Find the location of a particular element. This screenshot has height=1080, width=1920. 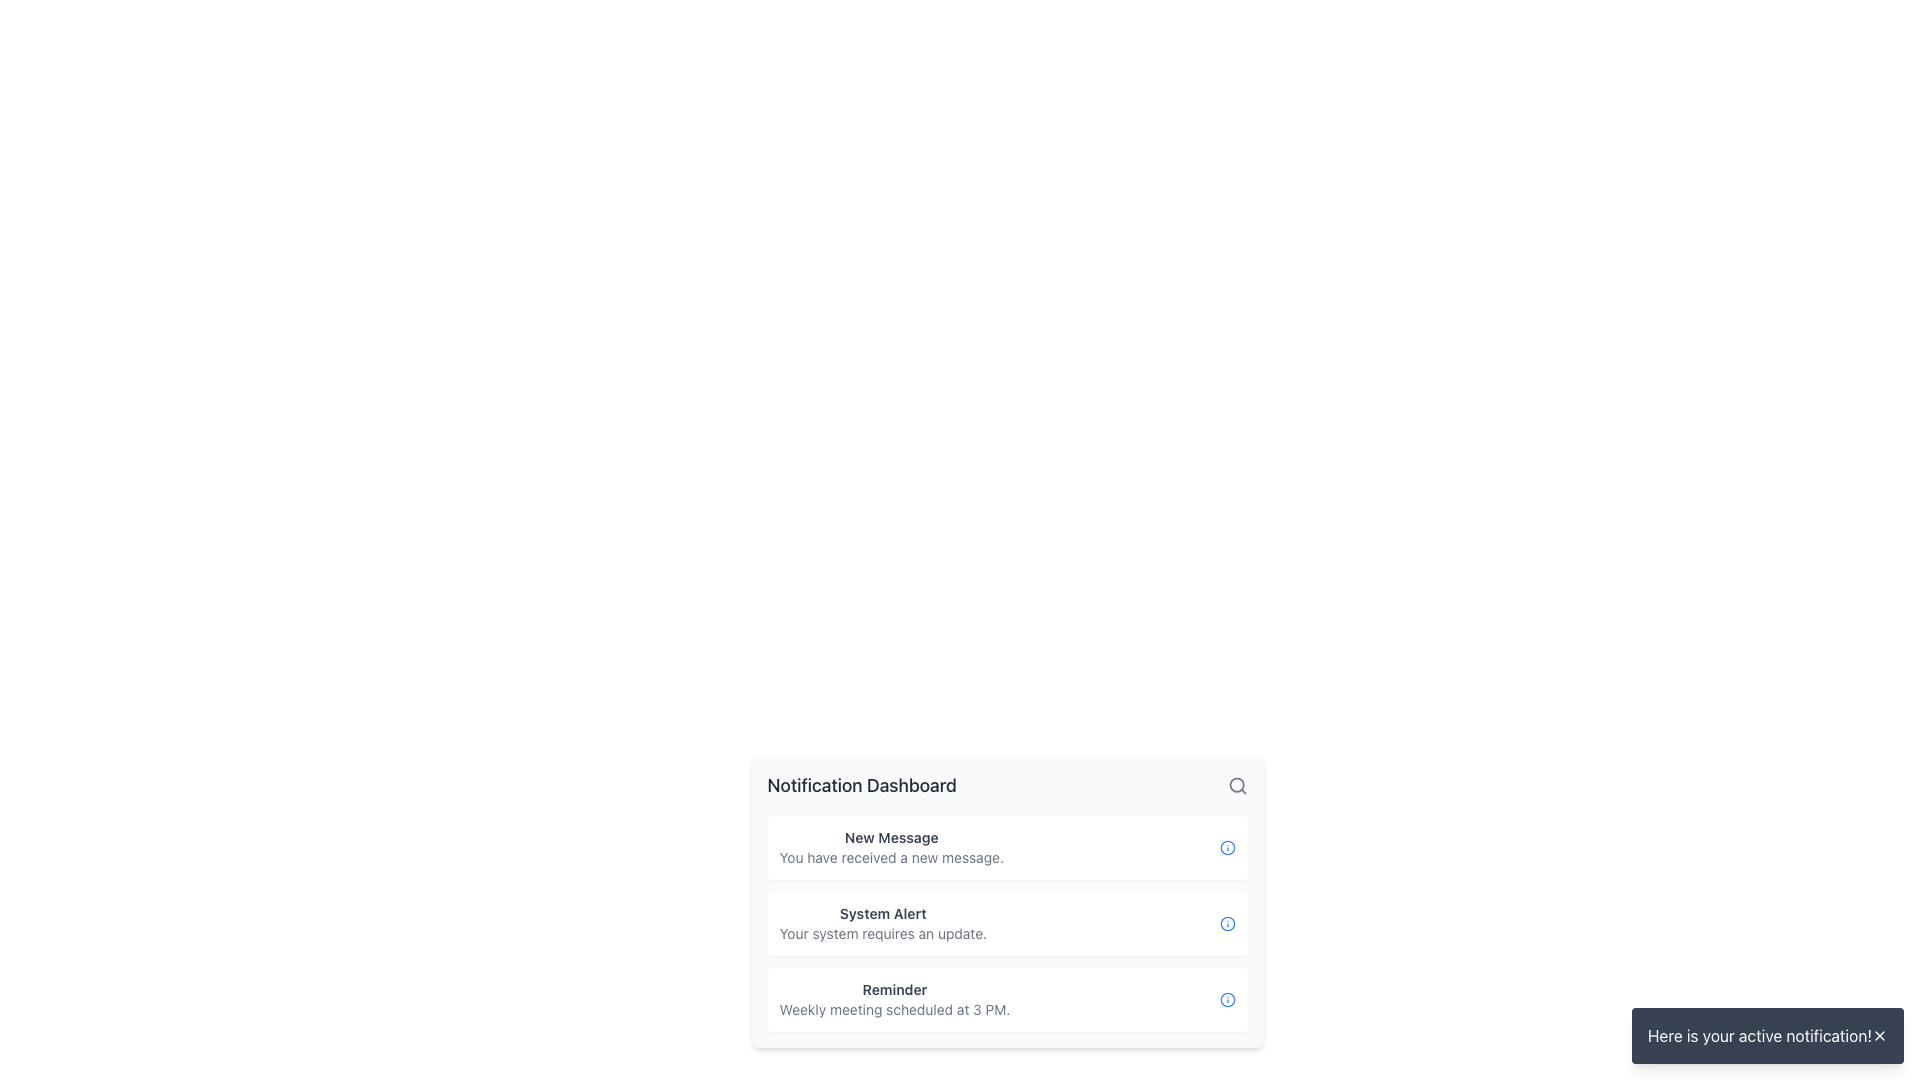

the Notification Box Item, which is a boxed section of a notification dashboard with a light gray background, rounded corners, and three notifications titled 'New Message', 'System Alert', and 'Reminder'. This is the middle item of the three notifications is located at coordinates (1007, 902).